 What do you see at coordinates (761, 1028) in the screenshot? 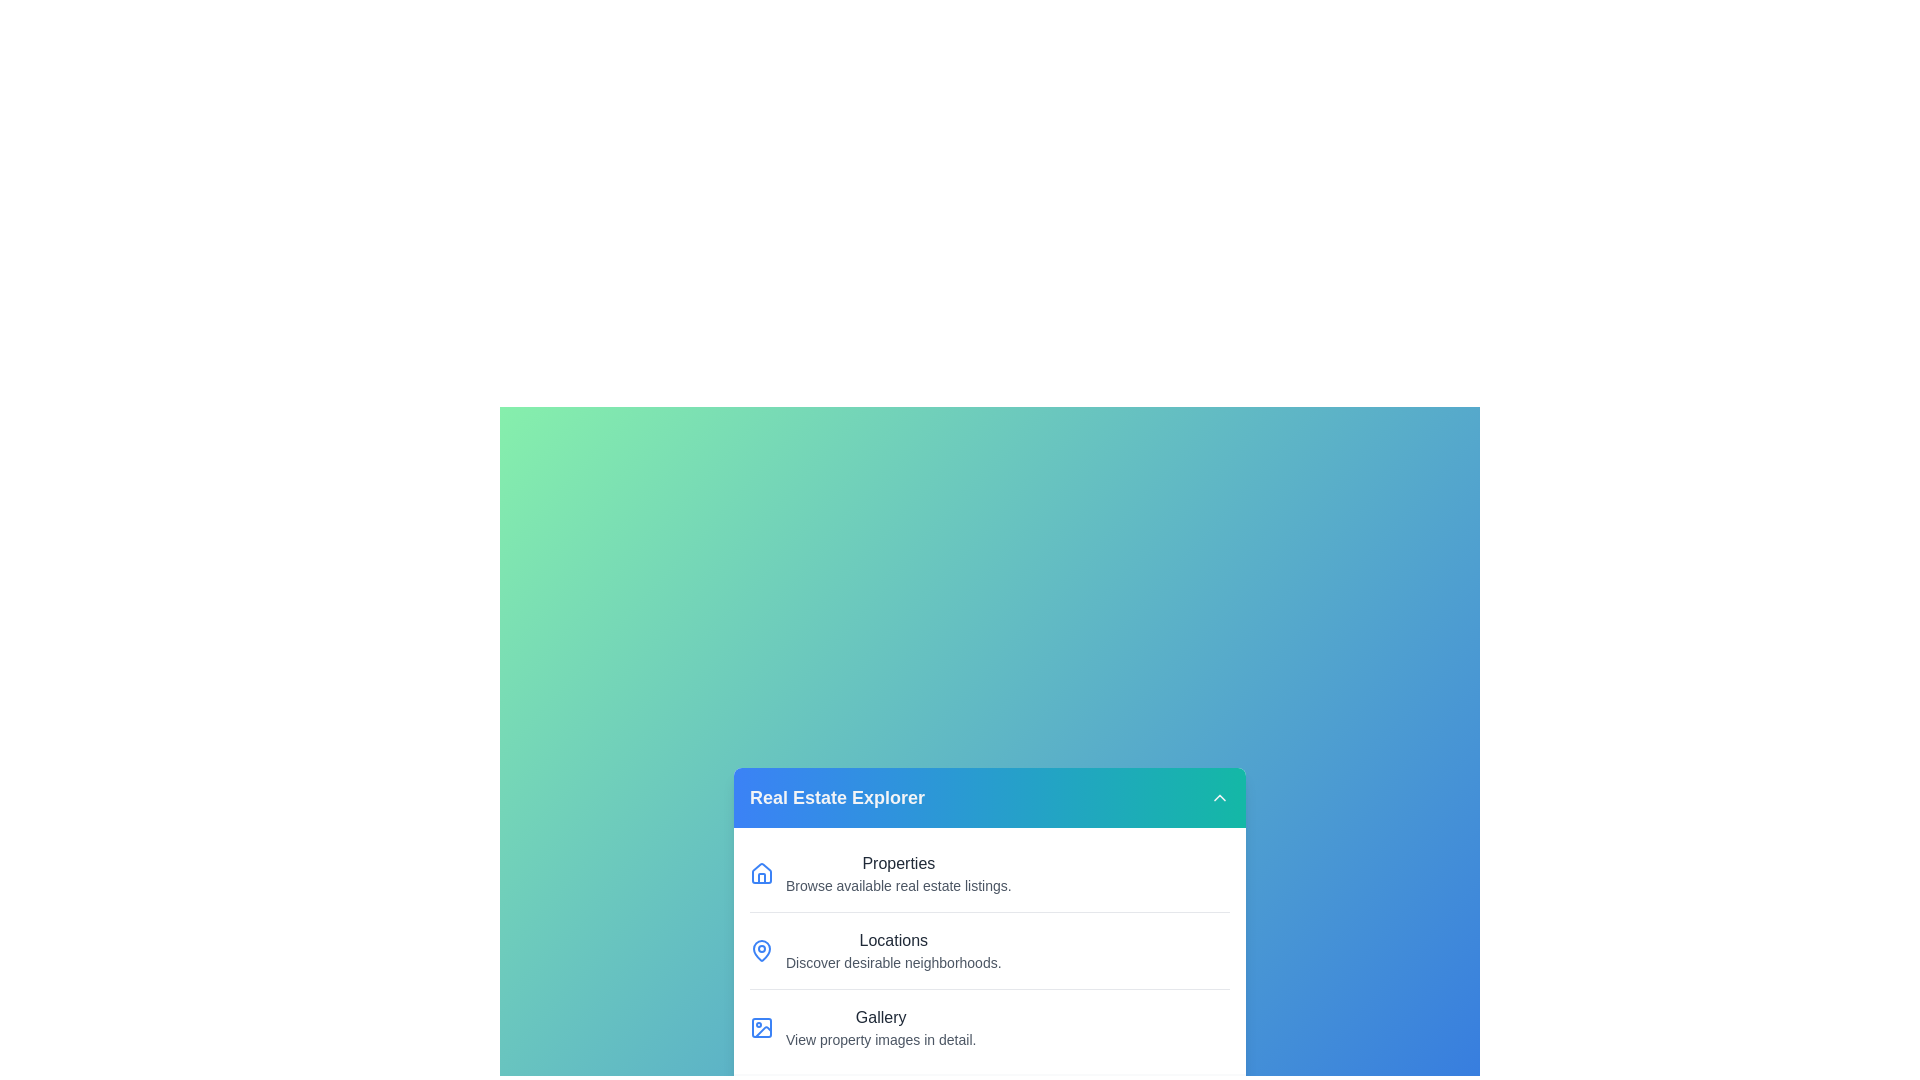
I see `the menu item associated with Gallery` at bounding box center [761, 1028].